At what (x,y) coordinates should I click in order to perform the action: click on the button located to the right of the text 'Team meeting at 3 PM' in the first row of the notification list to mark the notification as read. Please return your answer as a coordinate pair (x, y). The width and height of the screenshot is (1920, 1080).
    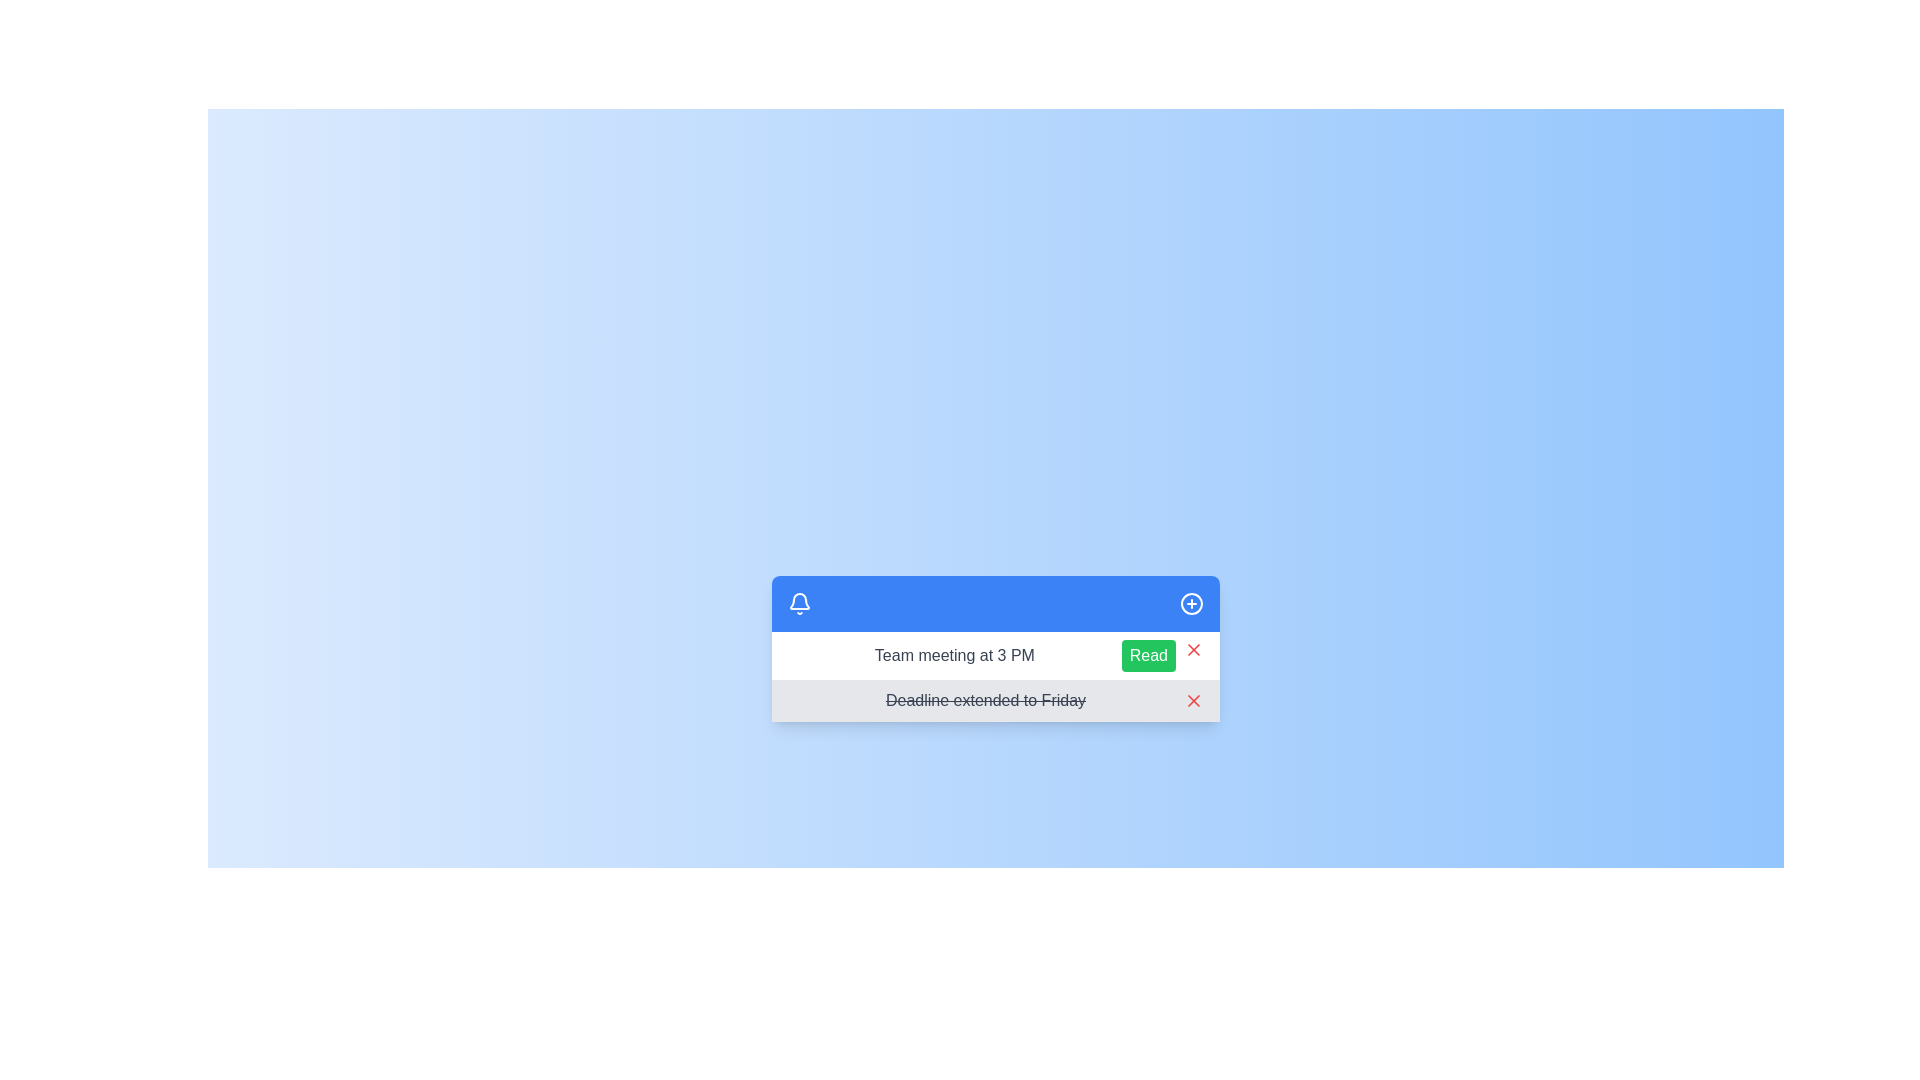
    Looking at the image, I should click on (1148, 655).